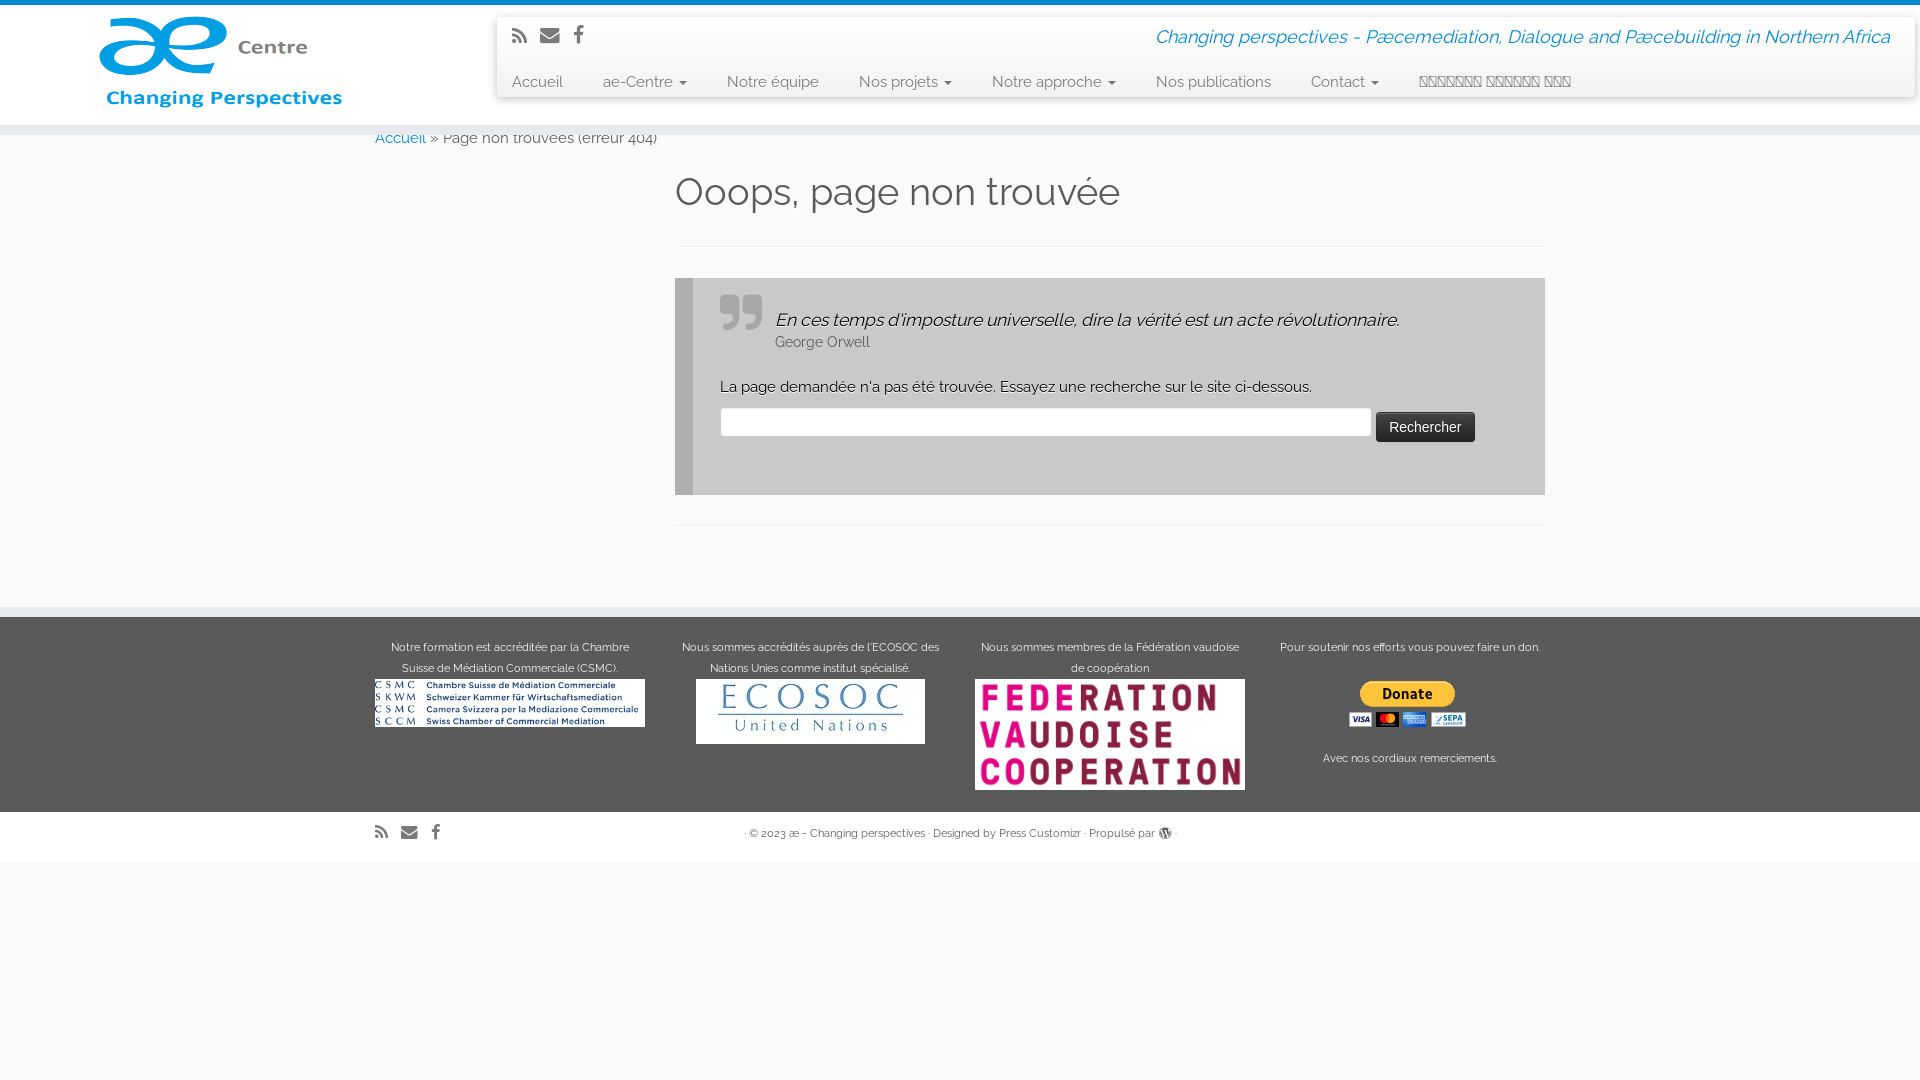 The image size is (1920, 1080). What do you see at coordinates (1212, 80) in the screenshot?
I see `'Nos publications'` at bounding box center [1212, 80].